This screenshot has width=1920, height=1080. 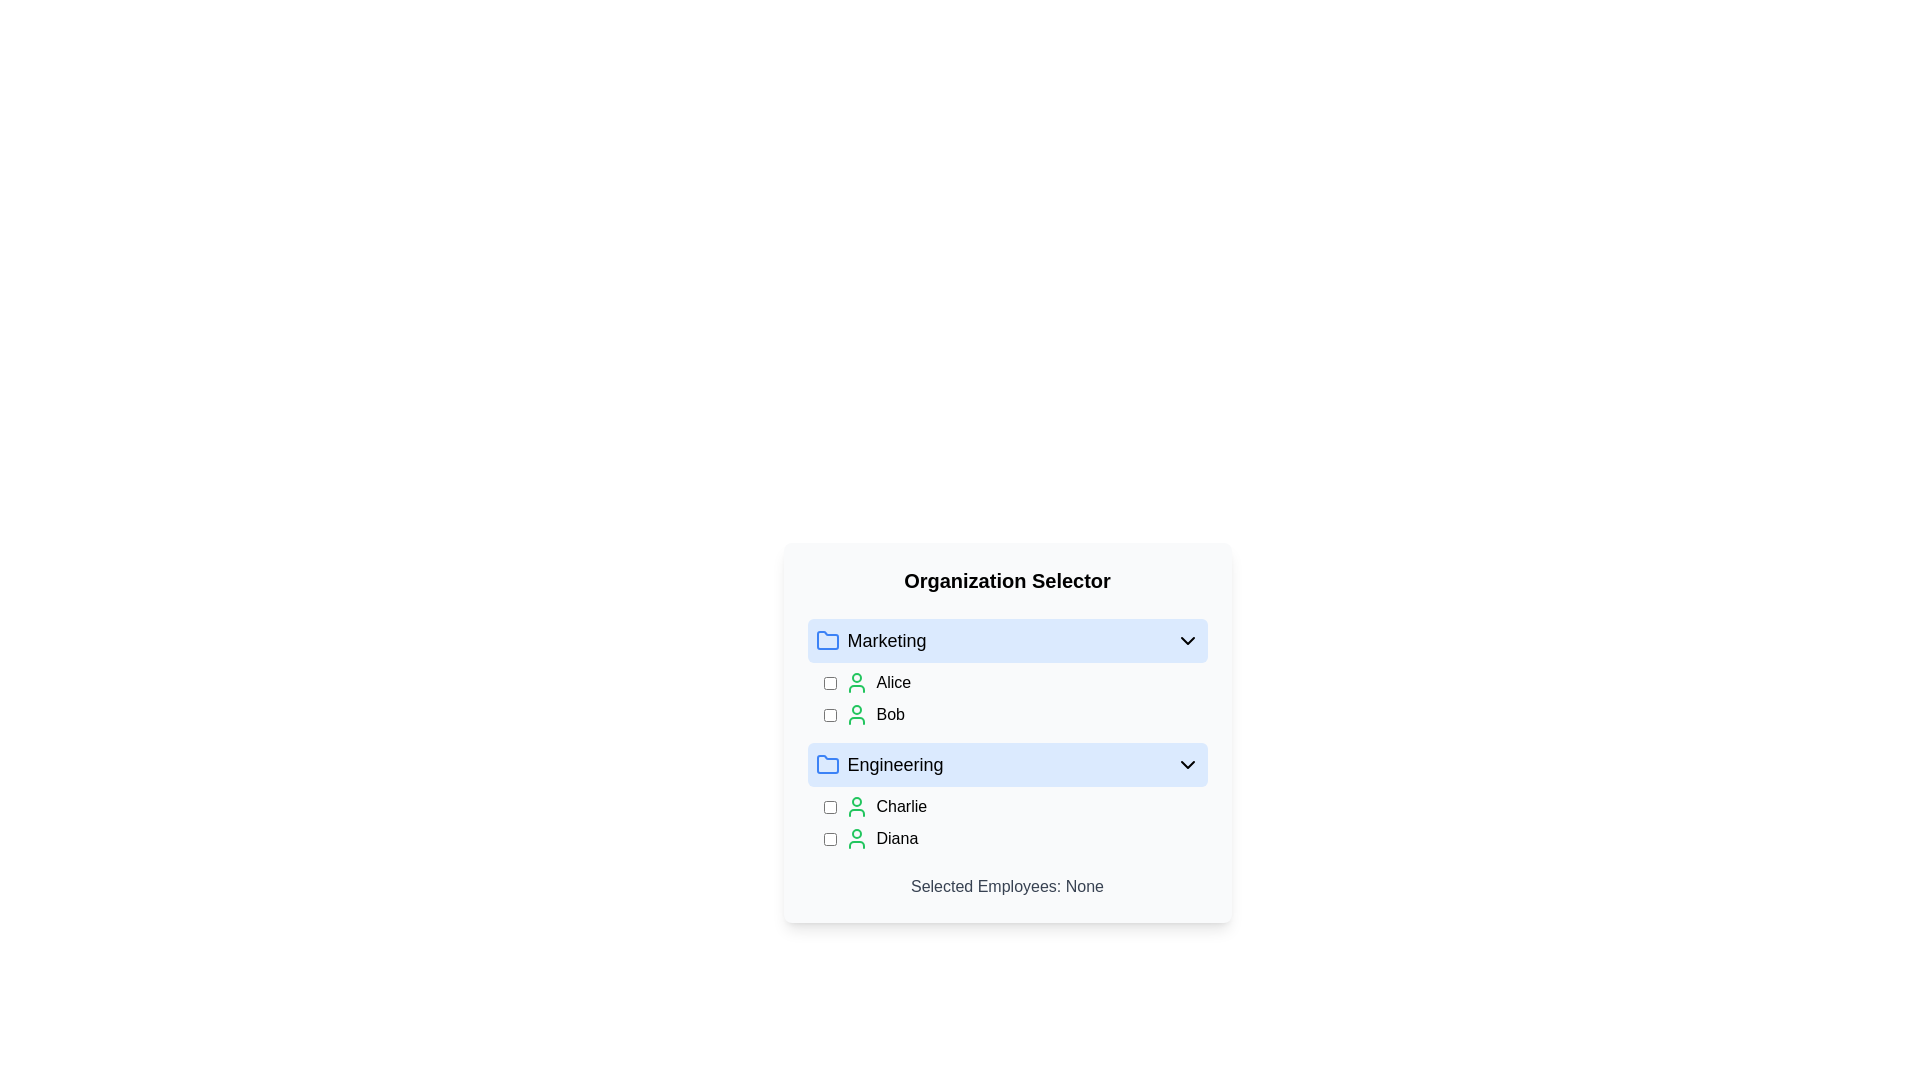 I want to click on the checkbox associated with the list item 'Diana', so click(x=1015, y=839).